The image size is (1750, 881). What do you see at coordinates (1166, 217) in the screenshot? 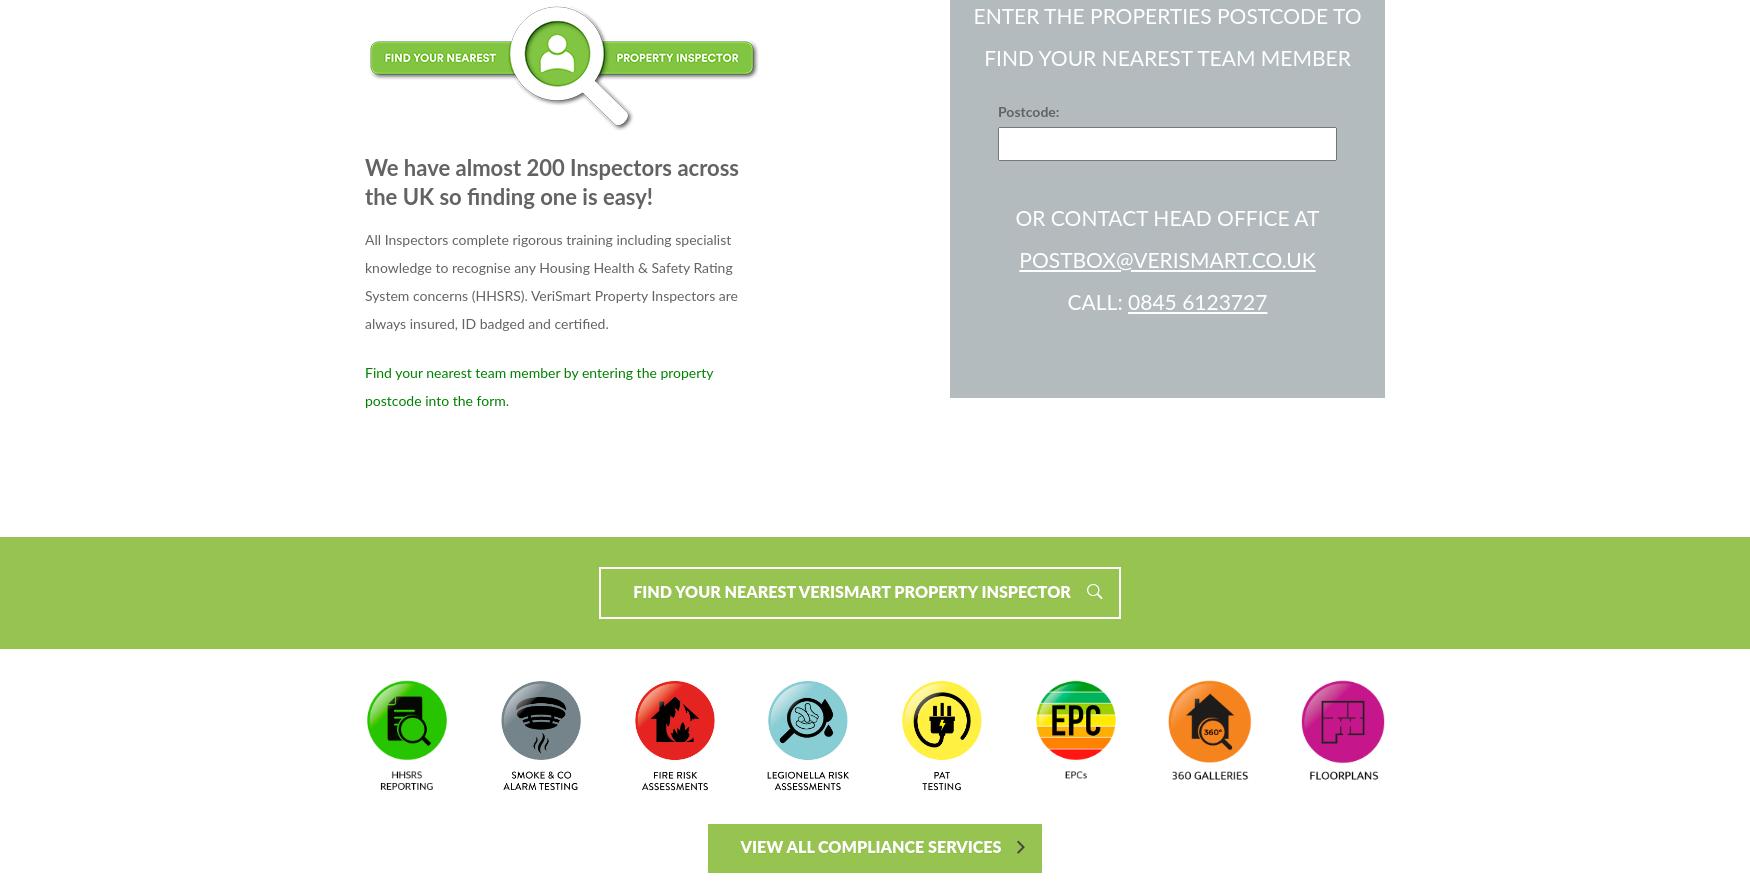
I see `'Or contact Head Office at'` at bounding box center [1166, 217].